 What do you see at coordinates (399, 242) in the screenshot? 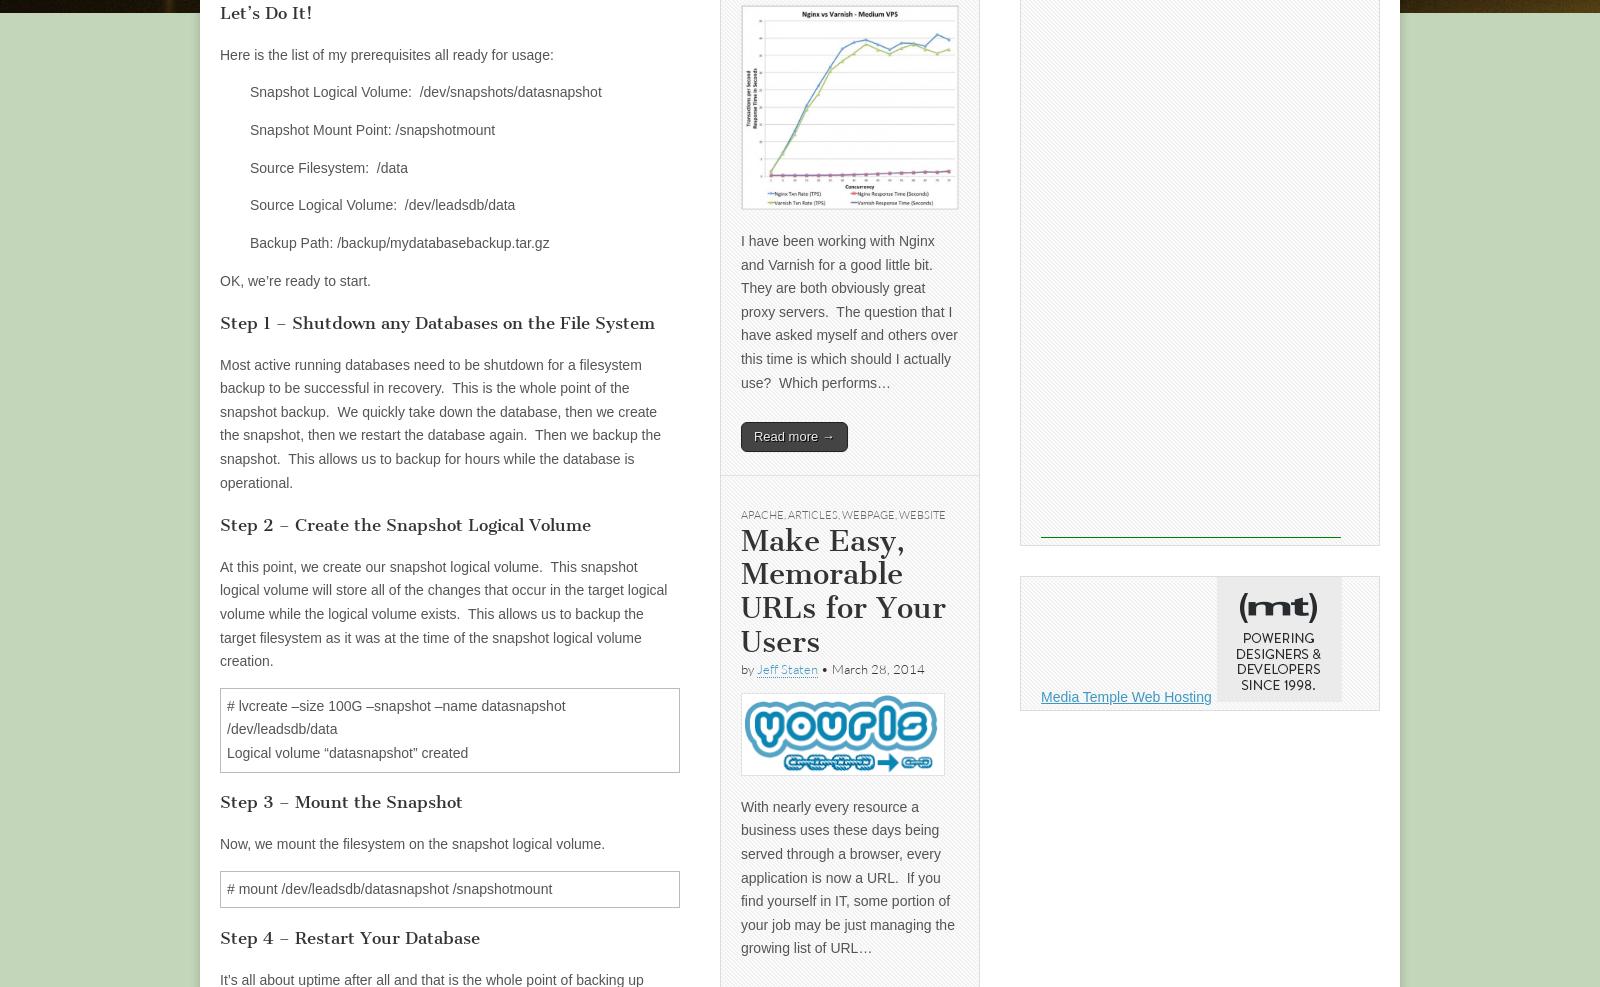
I see `'Backup Path: /backup/mydatabasebackup.tar.gz'` at bounding box center [399, 242].